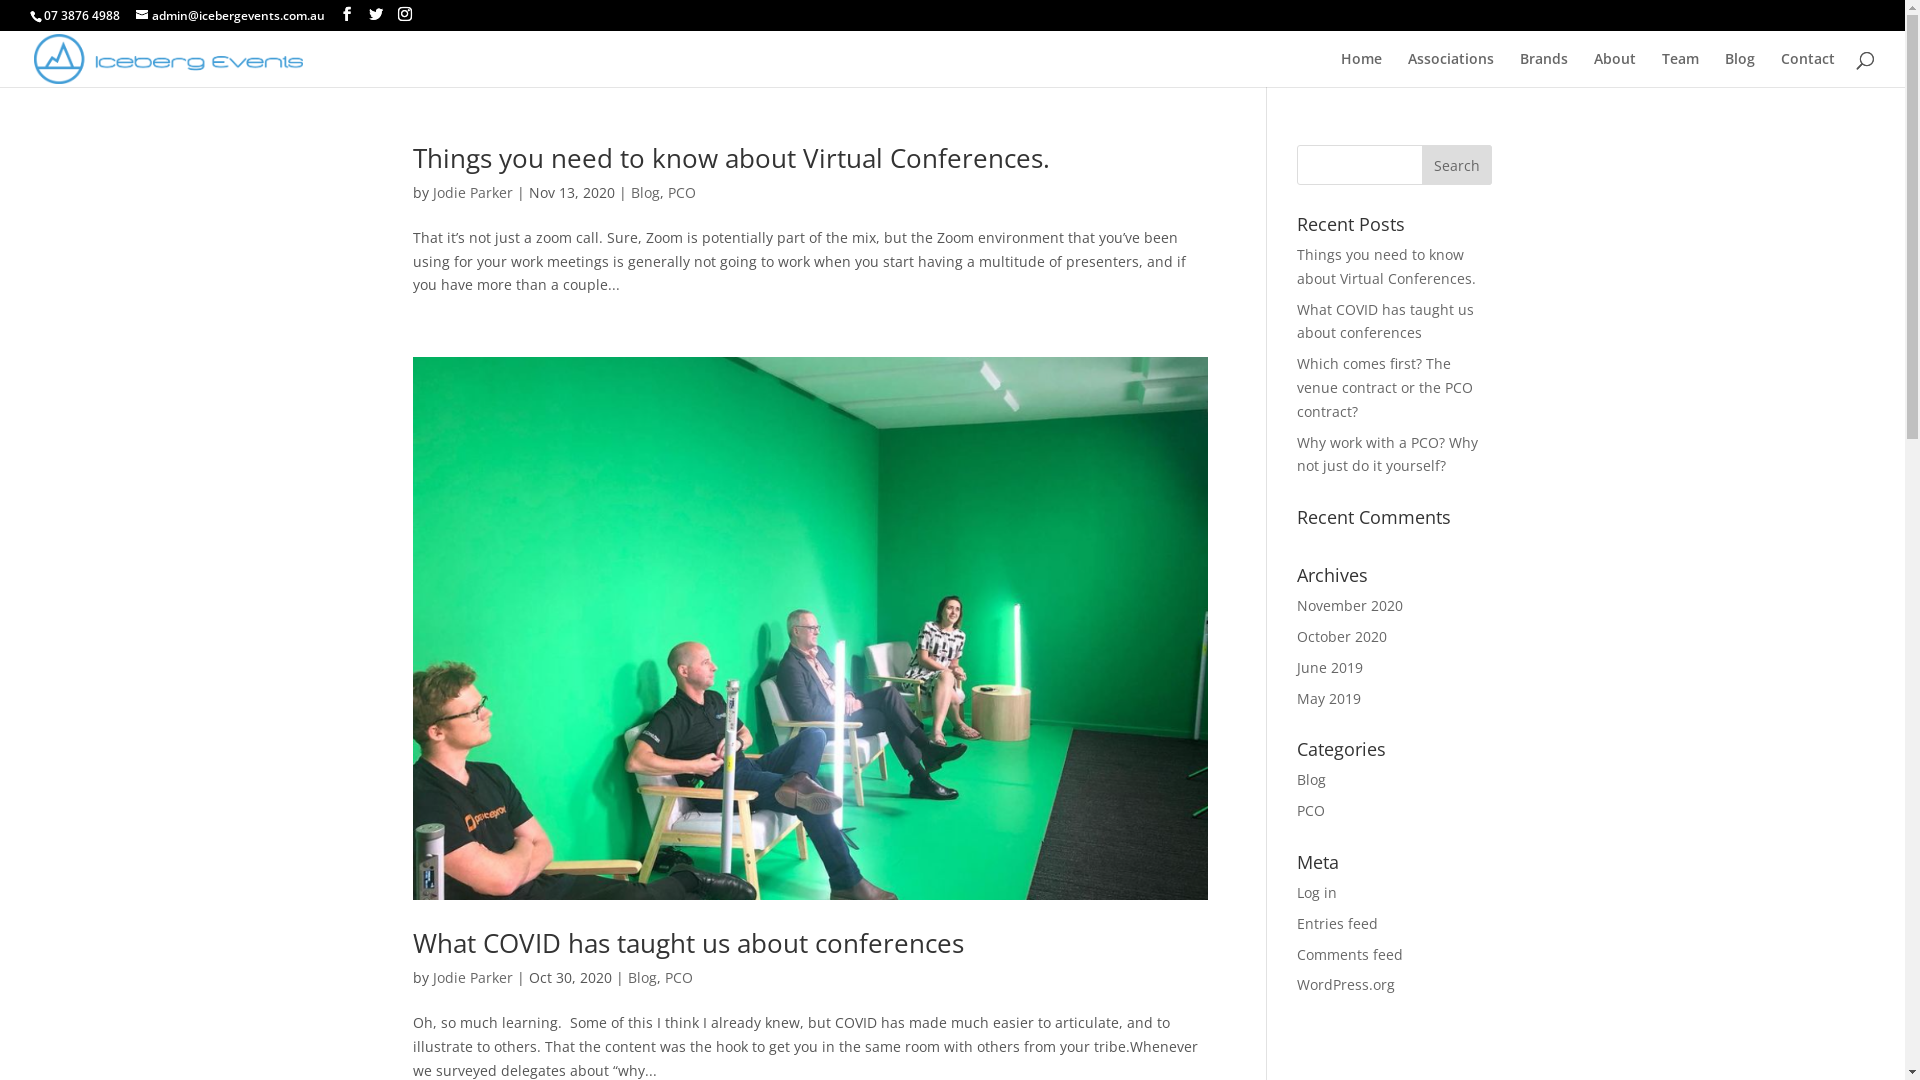  What do you see at coordinates (1680, 68) in the screenshot?
I see `'Team'` at bounding box center [1680, 68].